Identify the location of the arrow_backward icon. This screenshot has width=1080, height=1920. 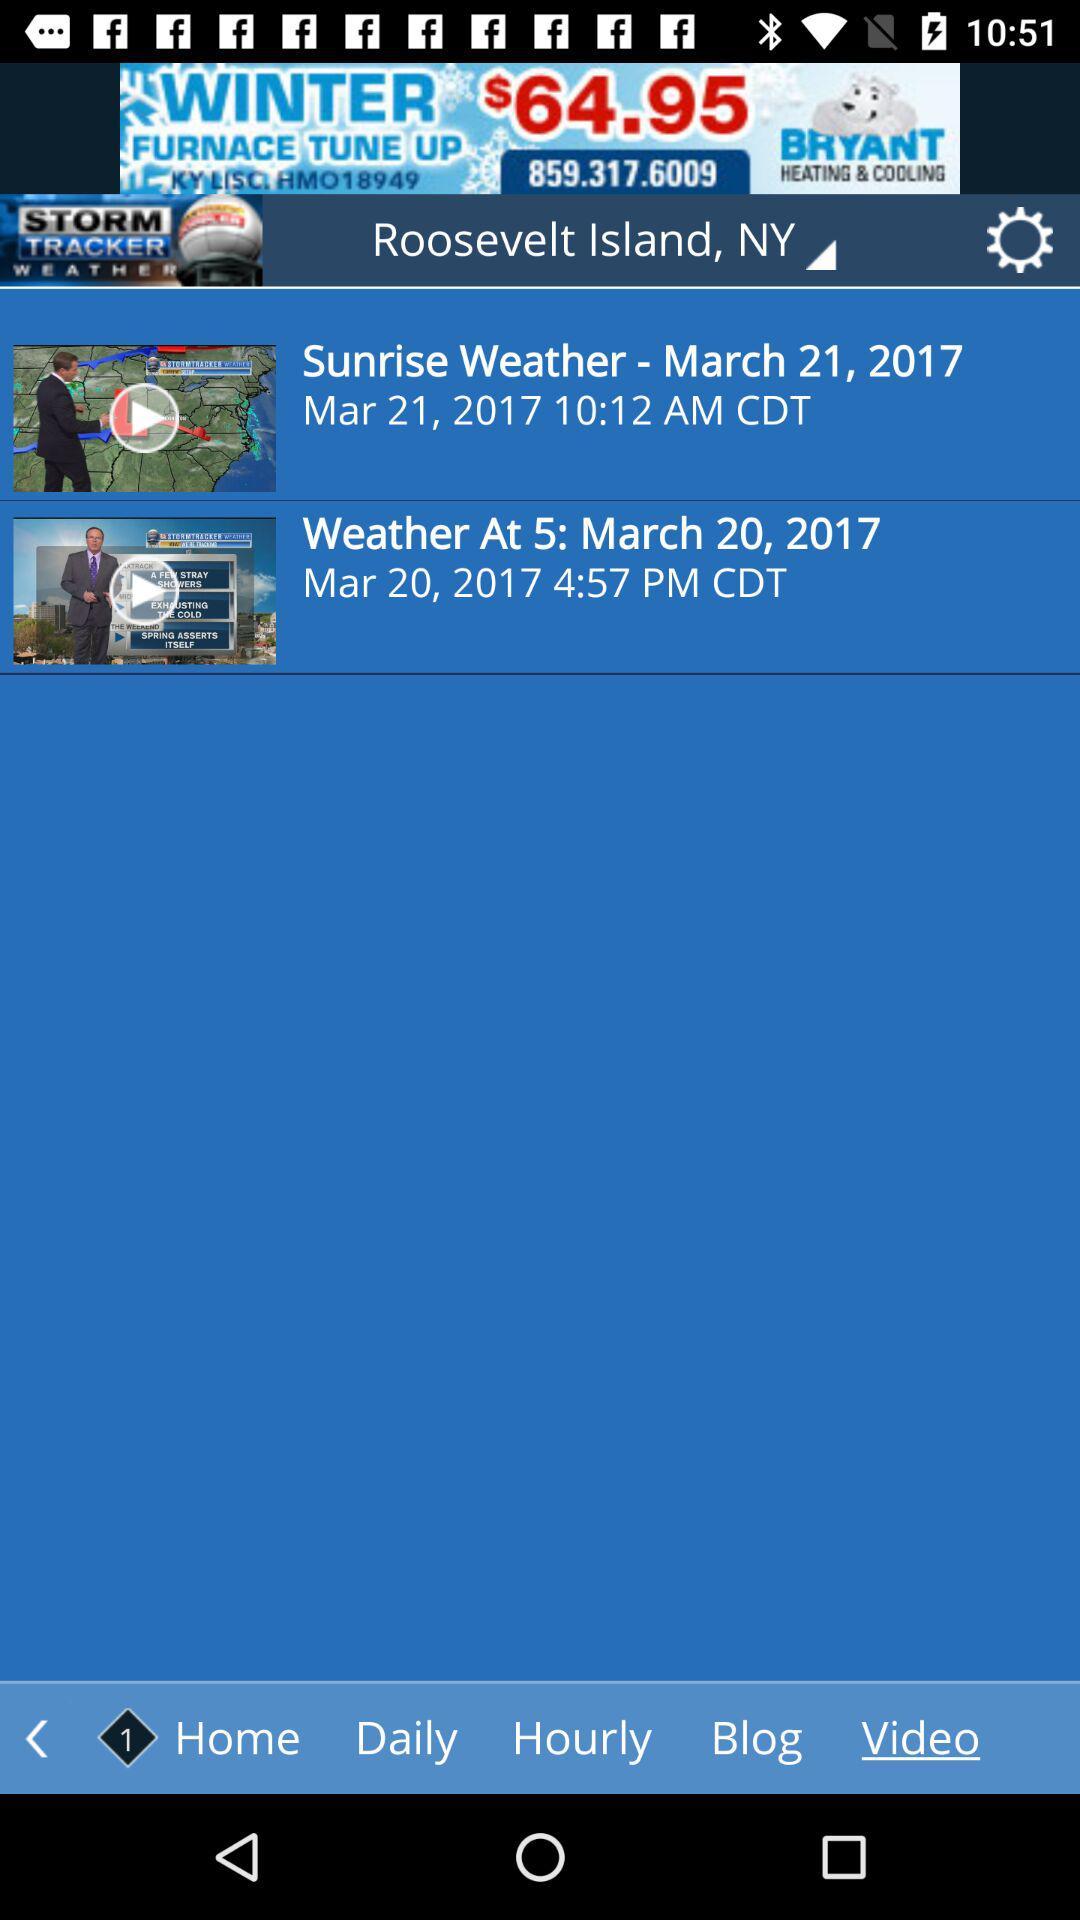
(36, 1737).